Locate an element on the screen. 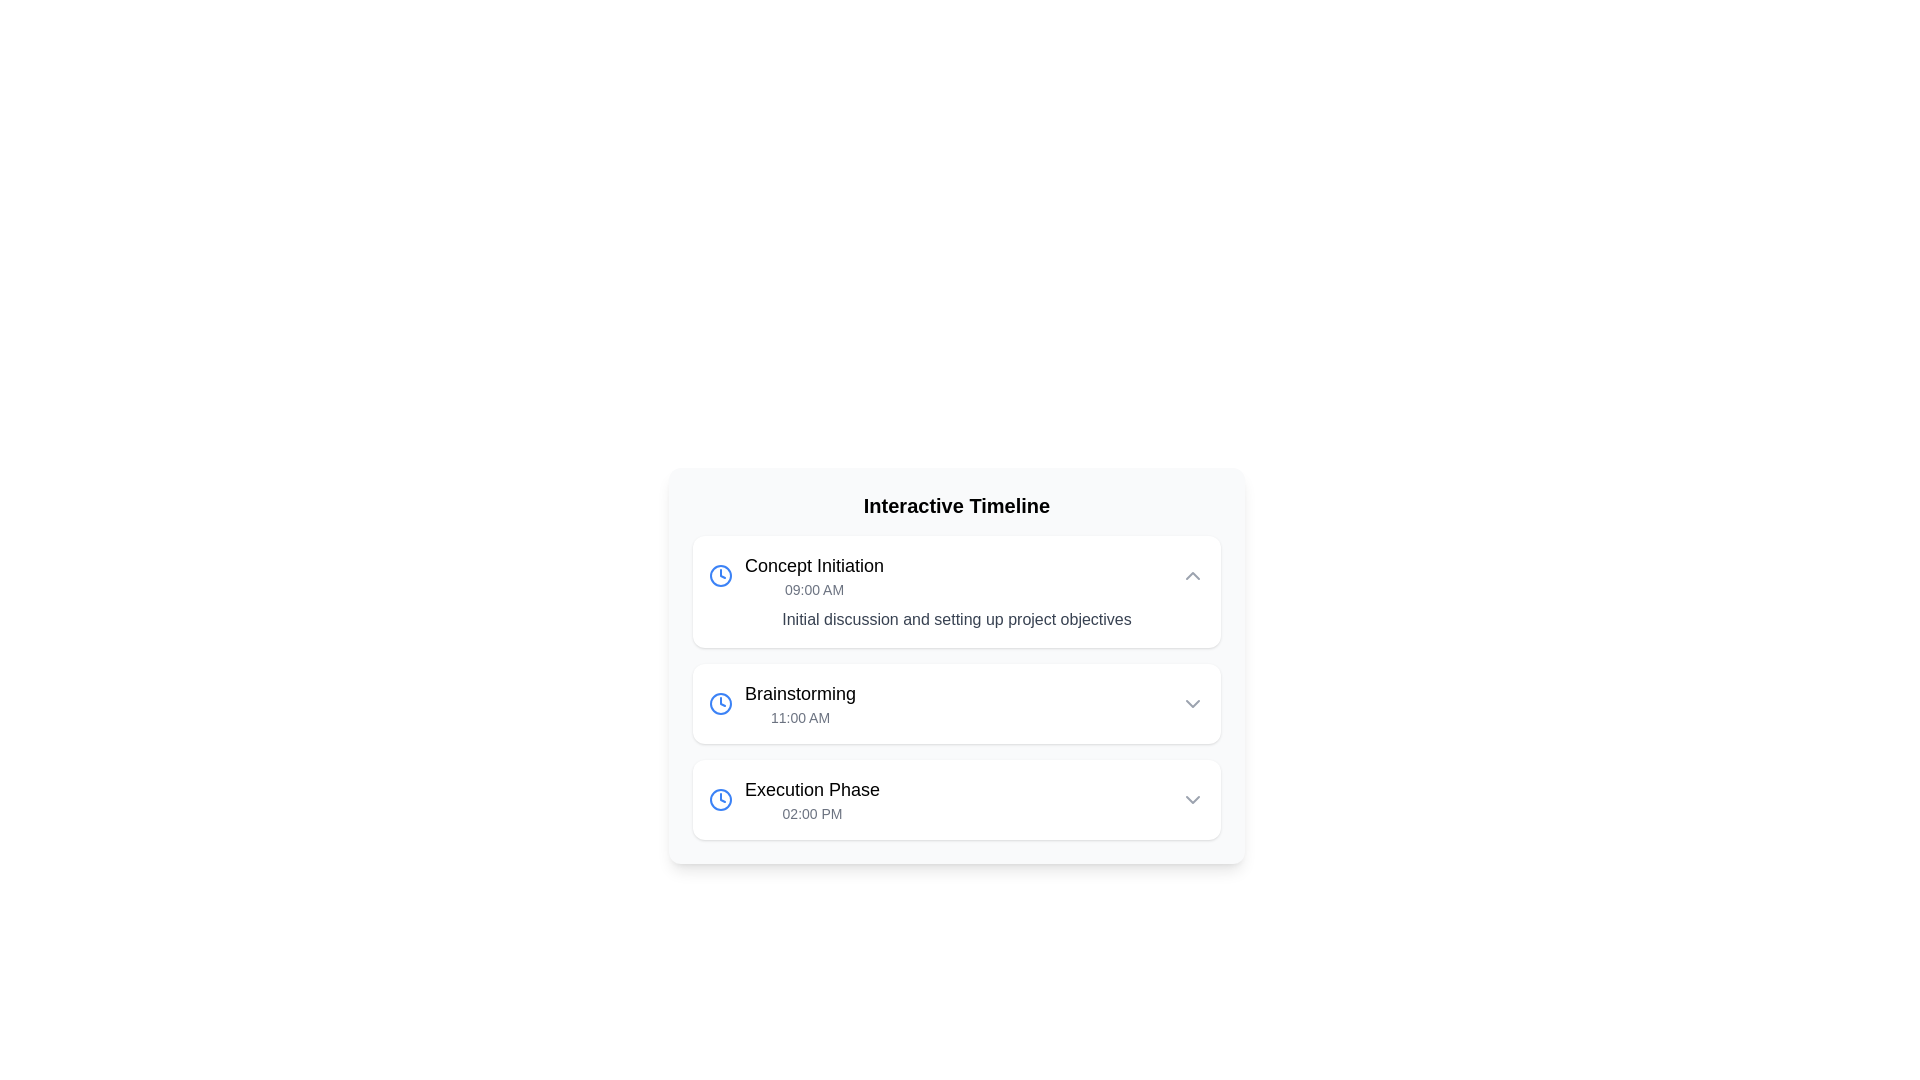 This screenshot has width=1920, height=1080. the 'Brainstorming' session text label in the timeline, which displays the event title and time, positioned between 'Concept Initiation' and 'Execution Phase' is located at coordinates (800, 703).